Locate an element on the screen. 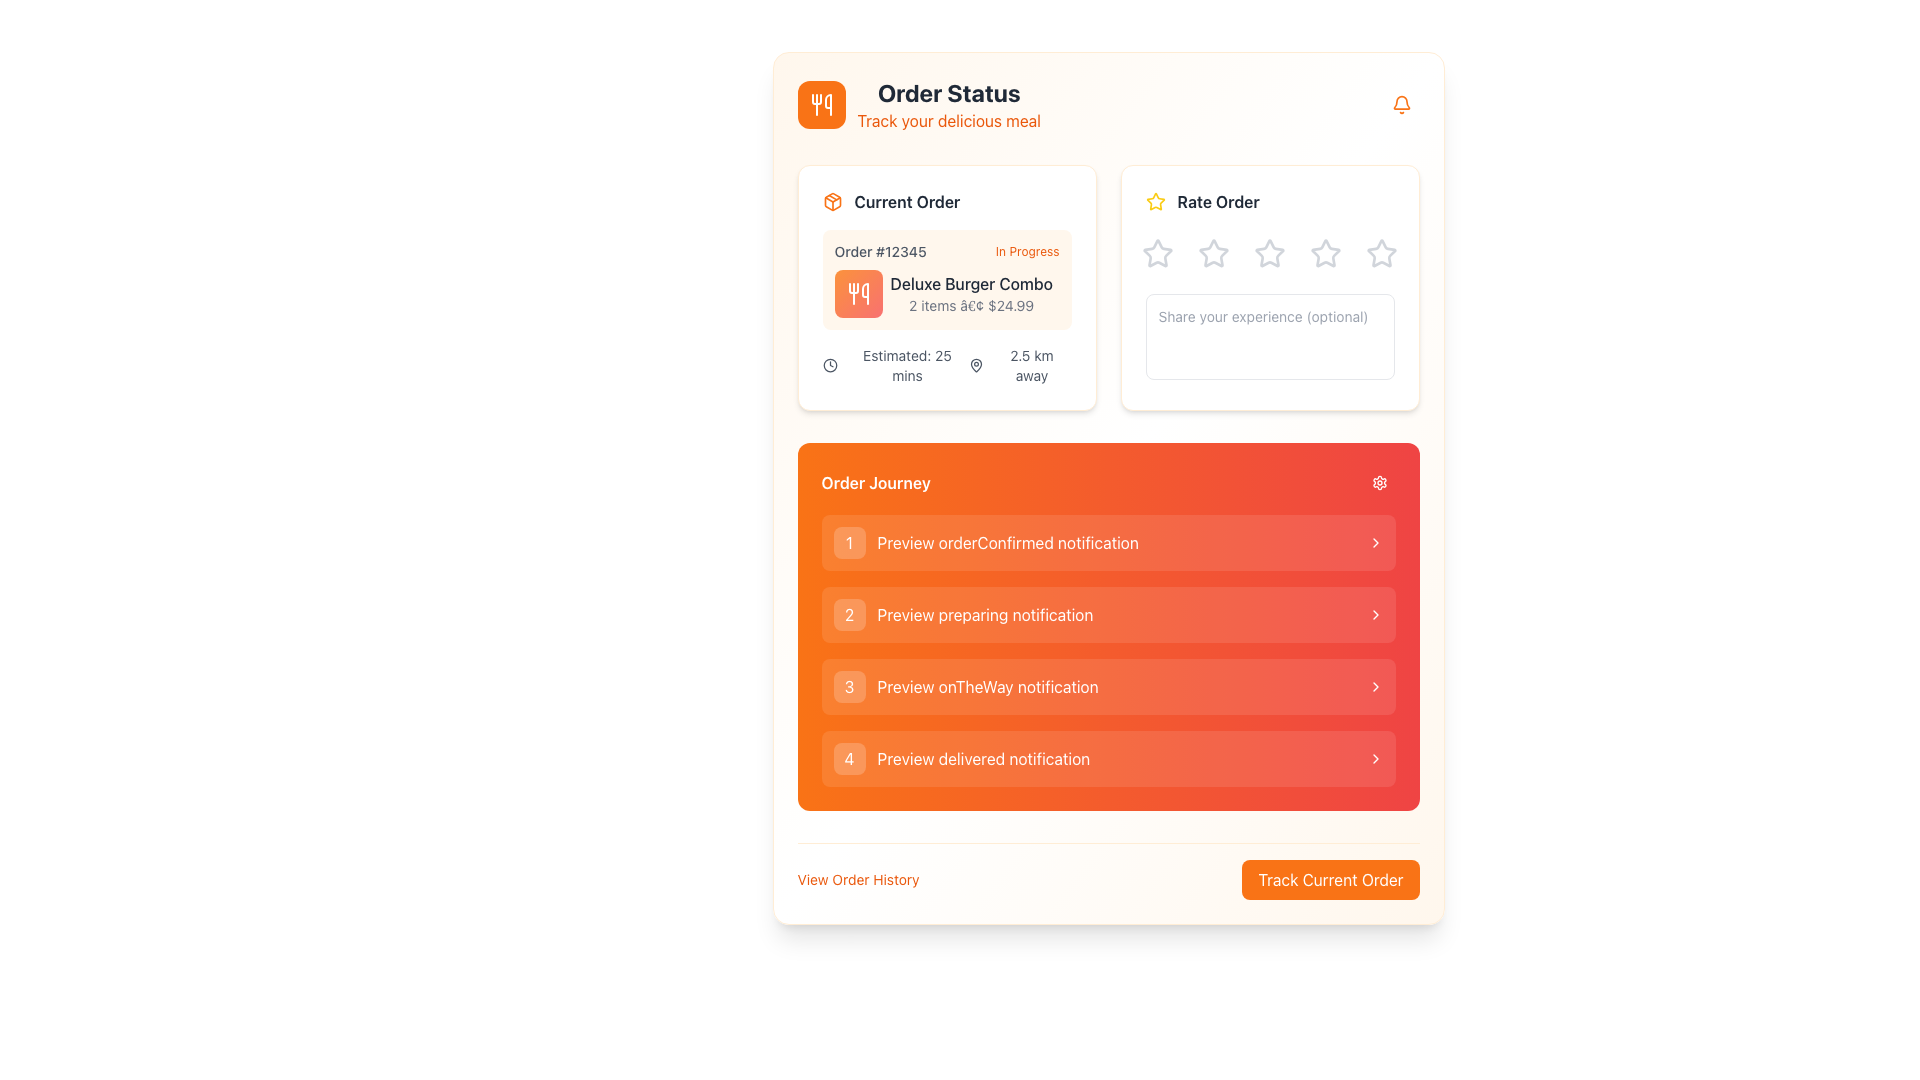 This screenshot has height=1080, width=1920. the second item in the interactive list under the 'Order Journey' section is located at coordinates (1107, 651).